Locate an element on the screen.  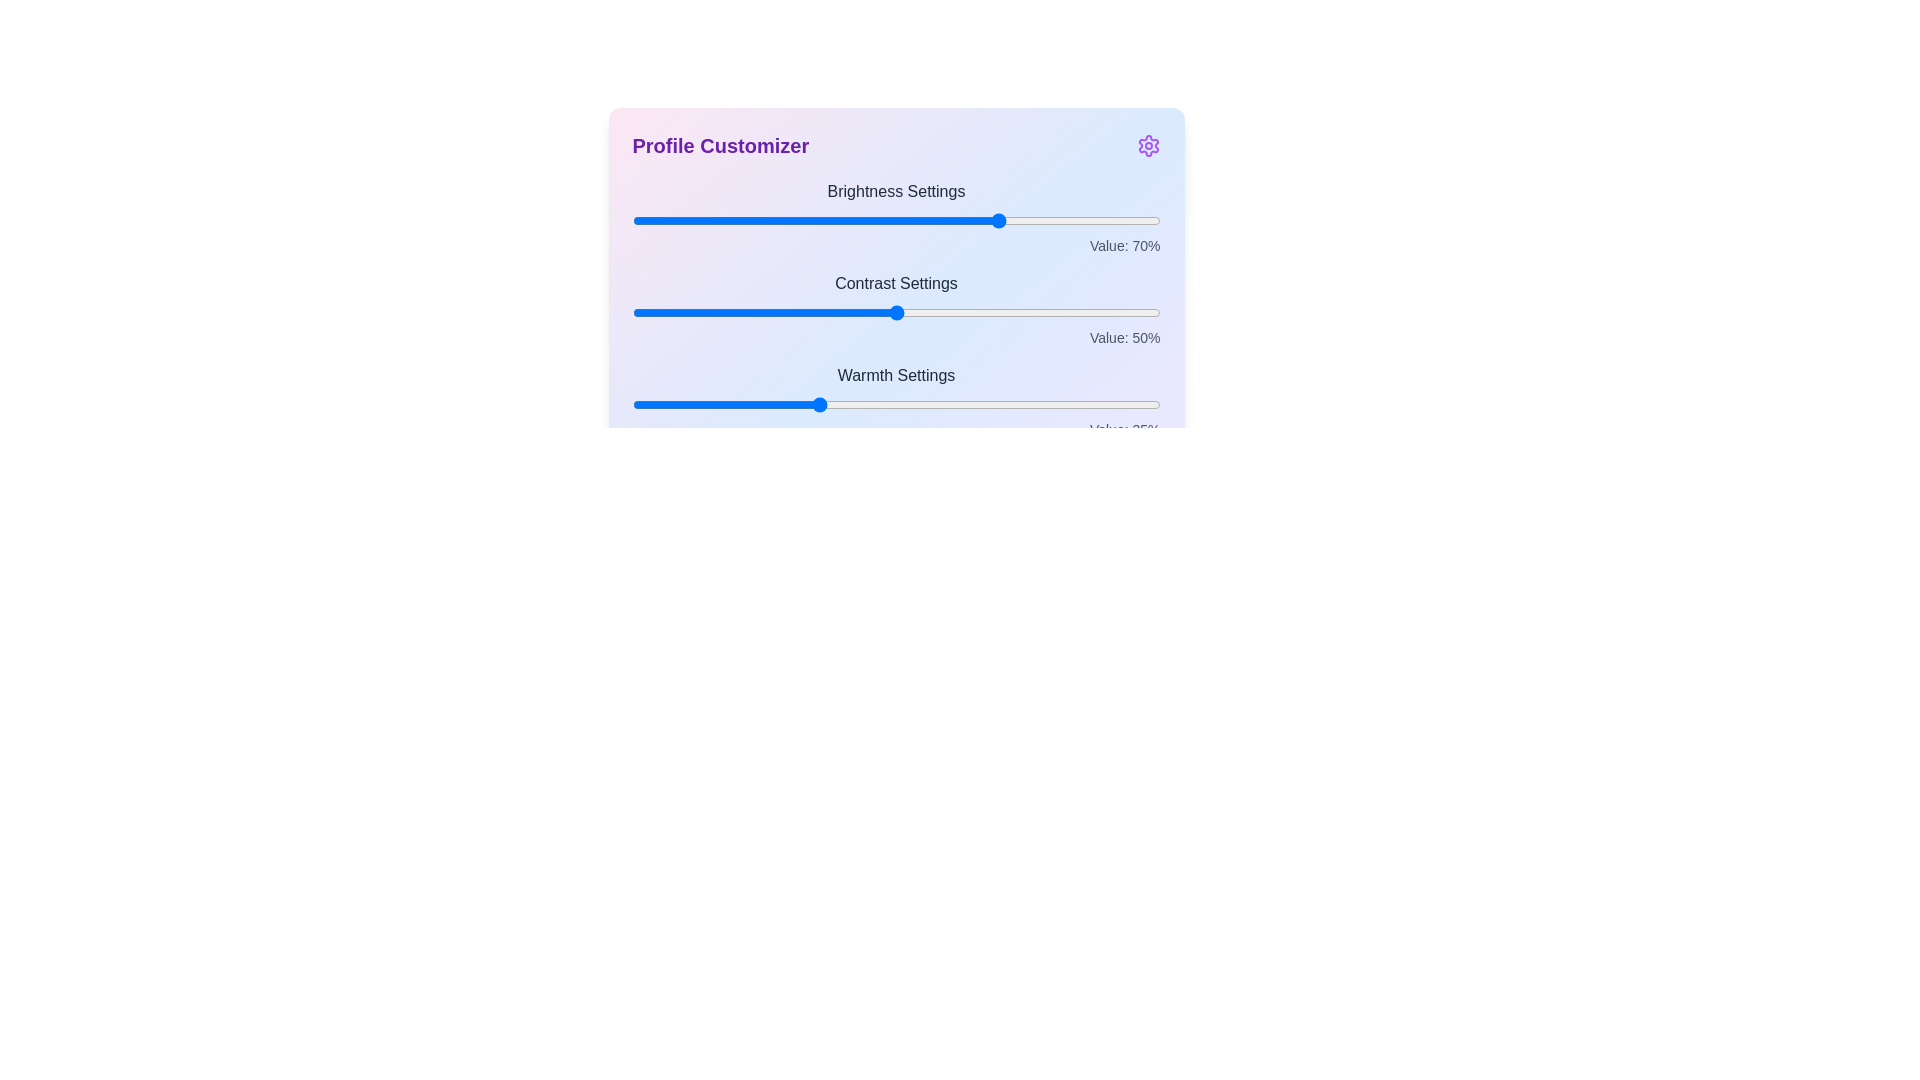
the slider for 1 to a value of 88 is located at coordinates (1096, 312).